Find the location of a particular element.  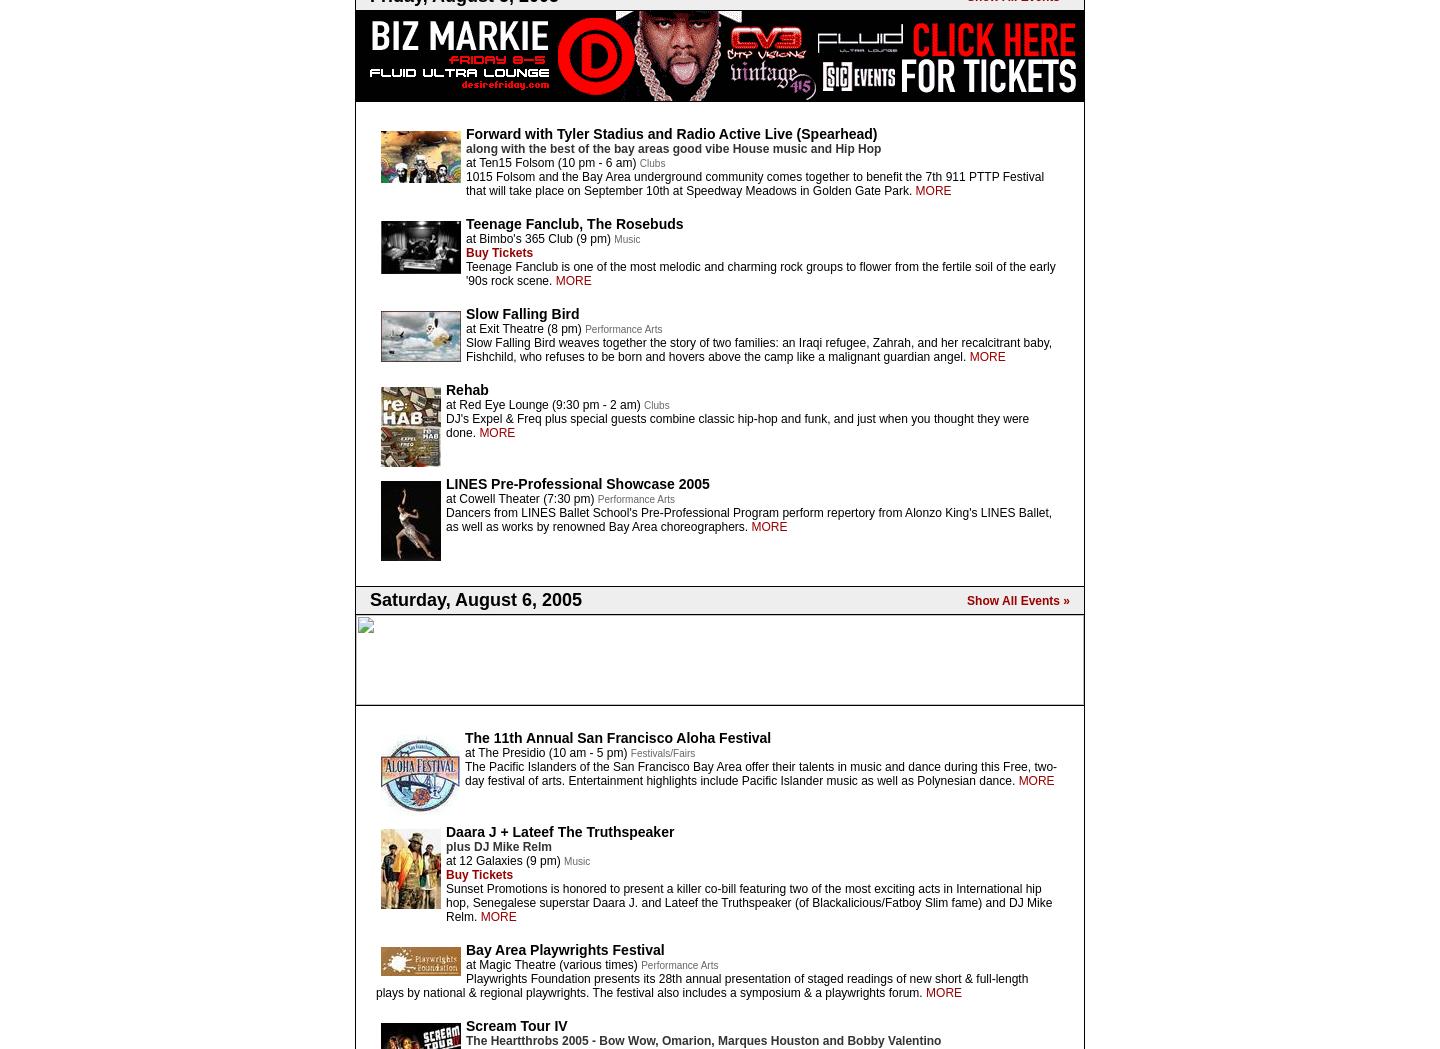

'Dancers from LINES Ballet School's Pre-Professional Program perform repertory from Alonzo King's LINES Ballet, as well as works by renowned Bay Area choreographers.' is located at coordinates (747, 518).